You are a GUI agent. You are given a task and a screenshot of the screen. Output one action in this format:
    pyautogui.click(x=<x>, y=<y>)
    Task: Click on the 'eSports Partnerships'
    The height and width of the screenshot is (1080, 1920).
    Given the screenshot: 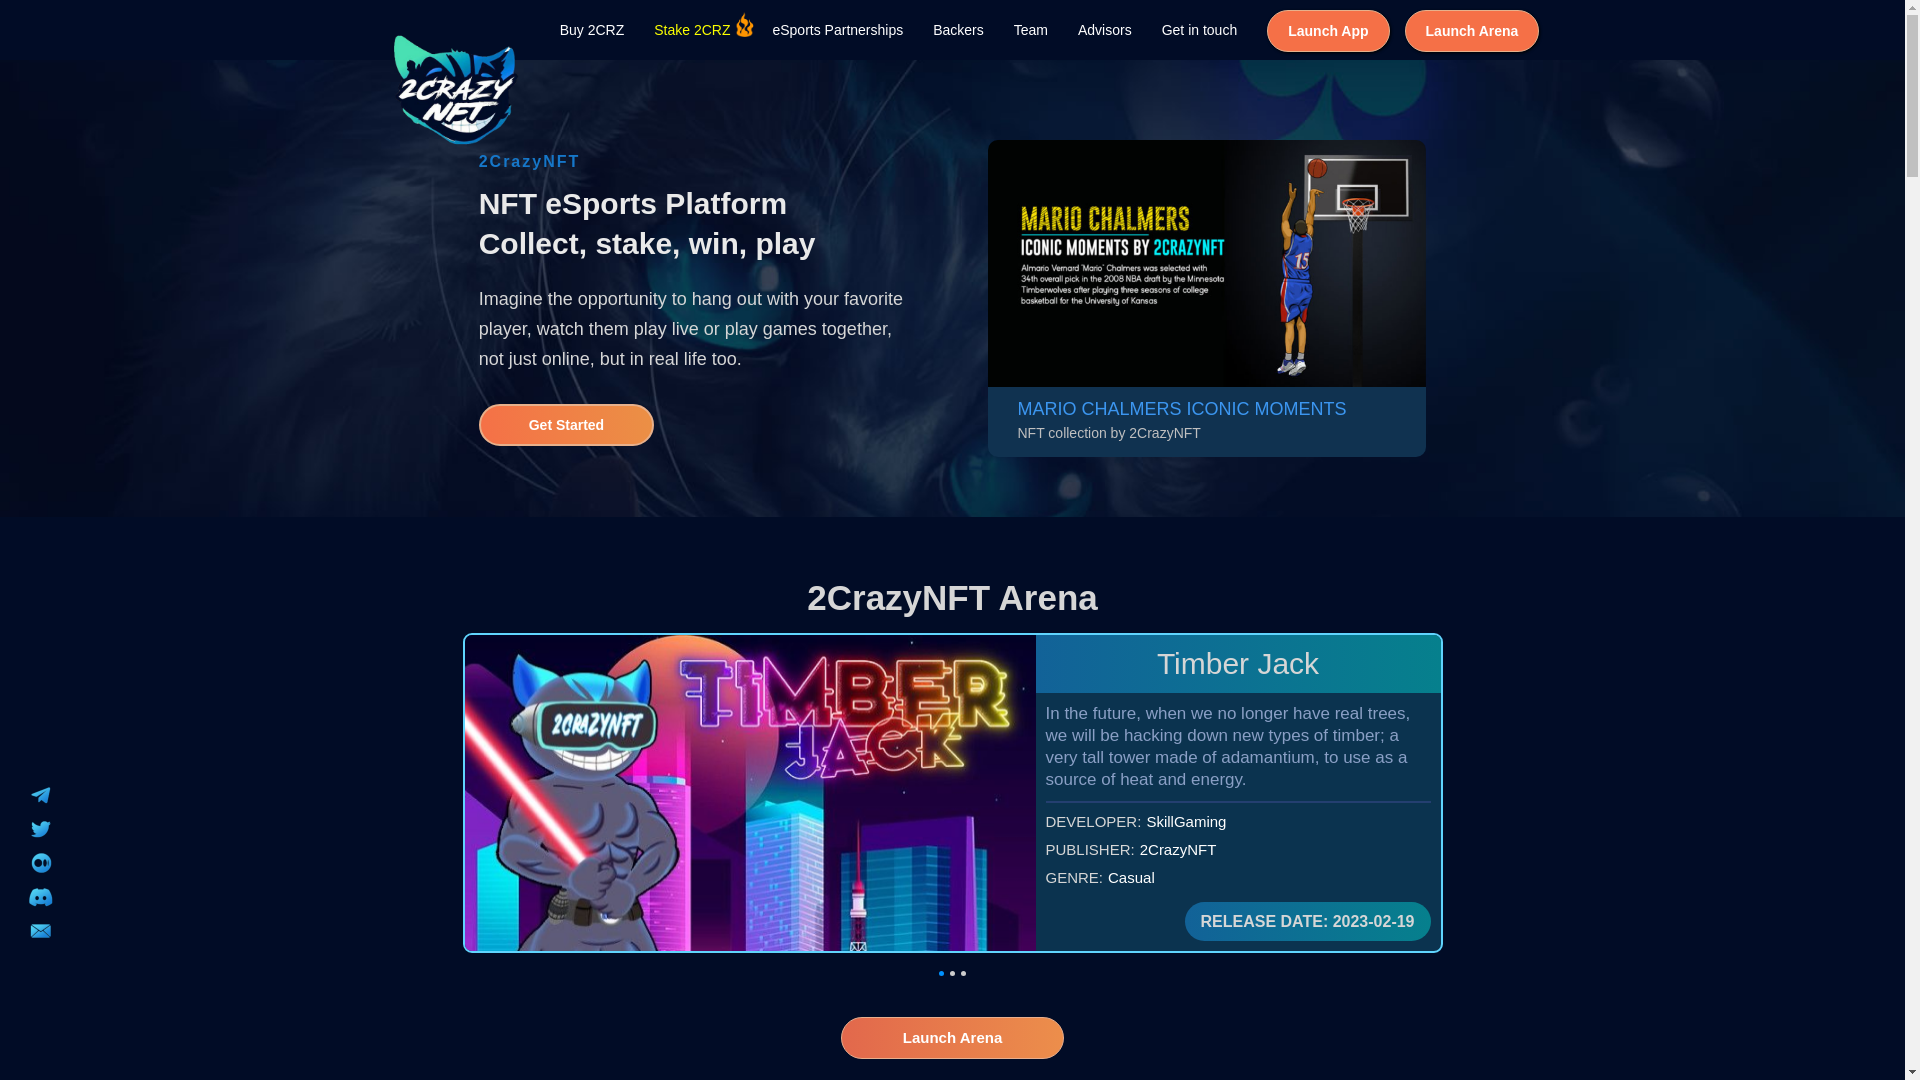 What is the action you would take?
    pyautogui.click(x=756, y=30)
    